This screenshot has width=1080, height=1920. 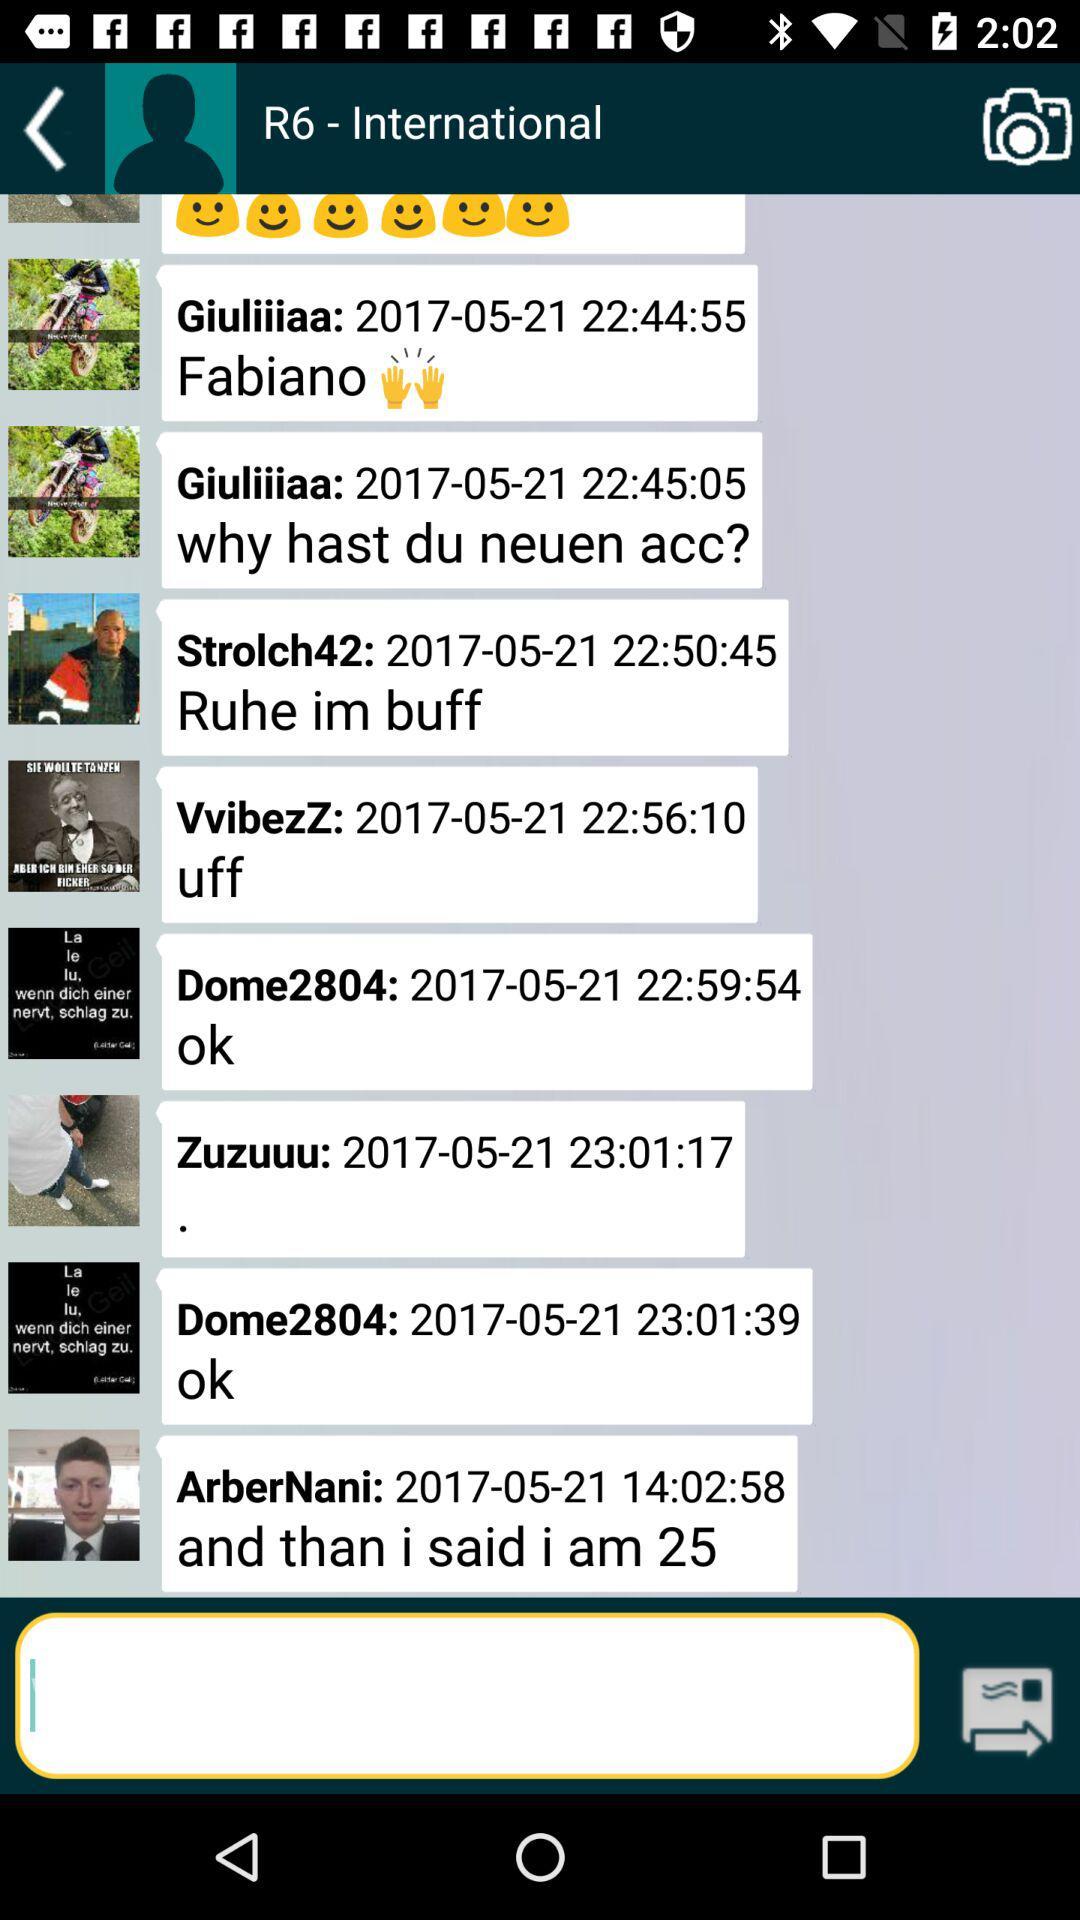 What do you see at coordinates (467, 1694) in the screenshot?
I see `text` at bounding box center [467, 1694].